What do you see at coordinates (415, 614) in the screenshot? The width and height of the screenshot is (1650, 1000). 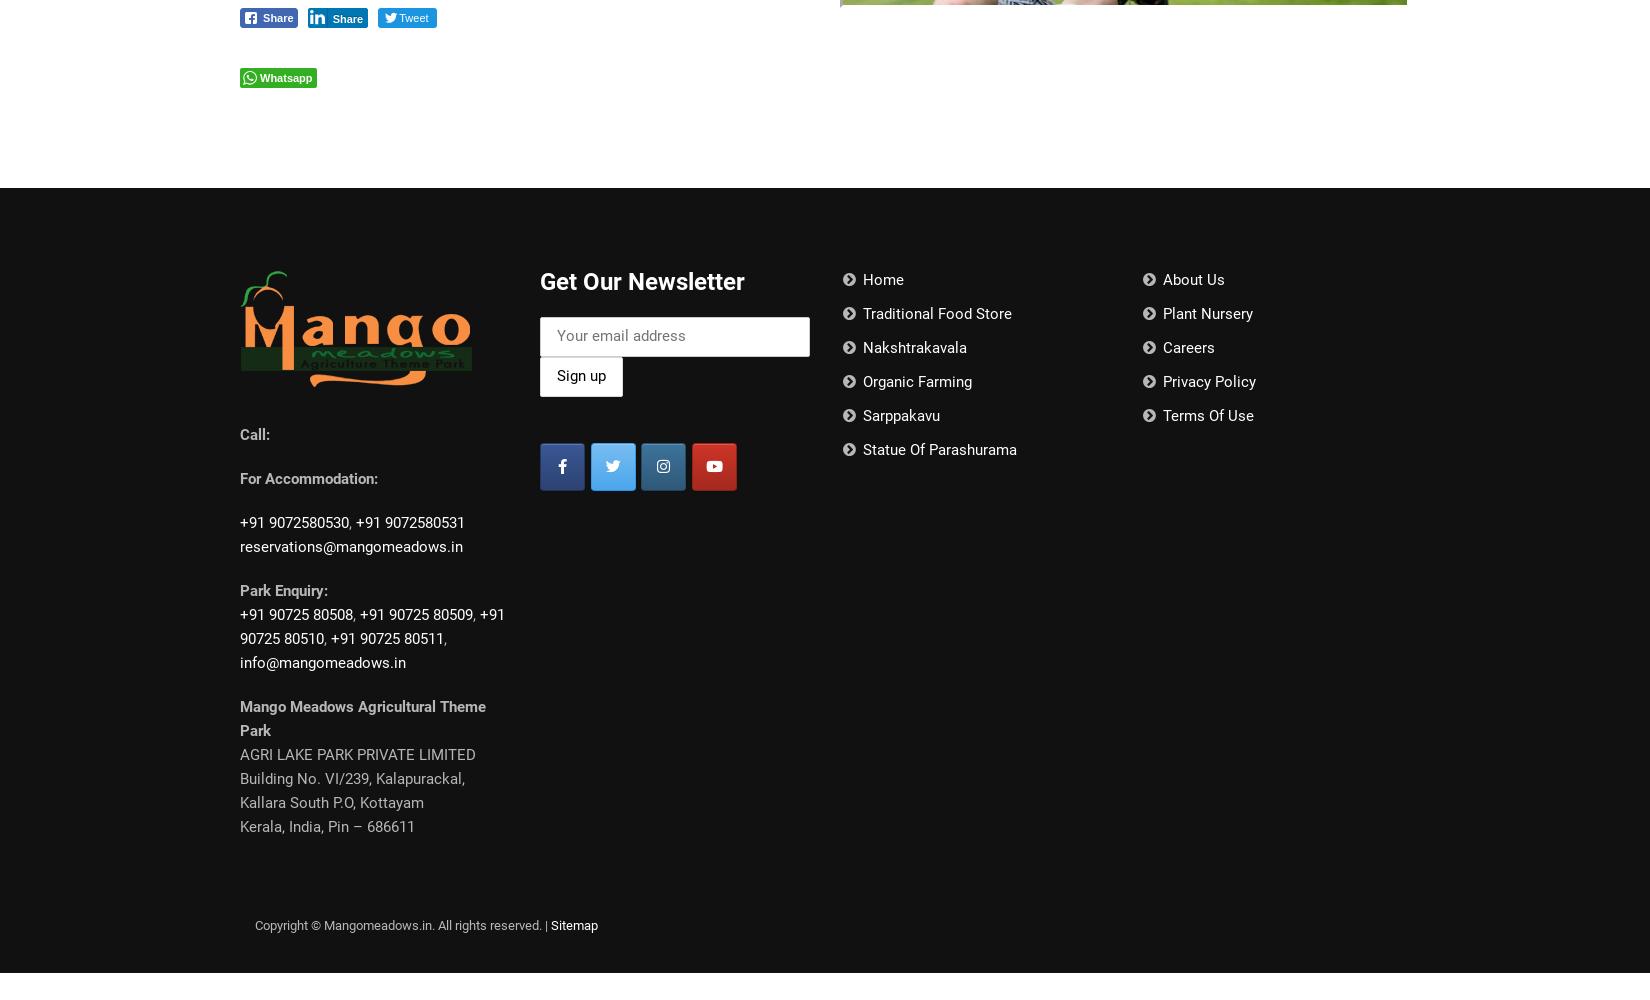 I see `'+91 90725 80509'` at bounding box center [415, 614].